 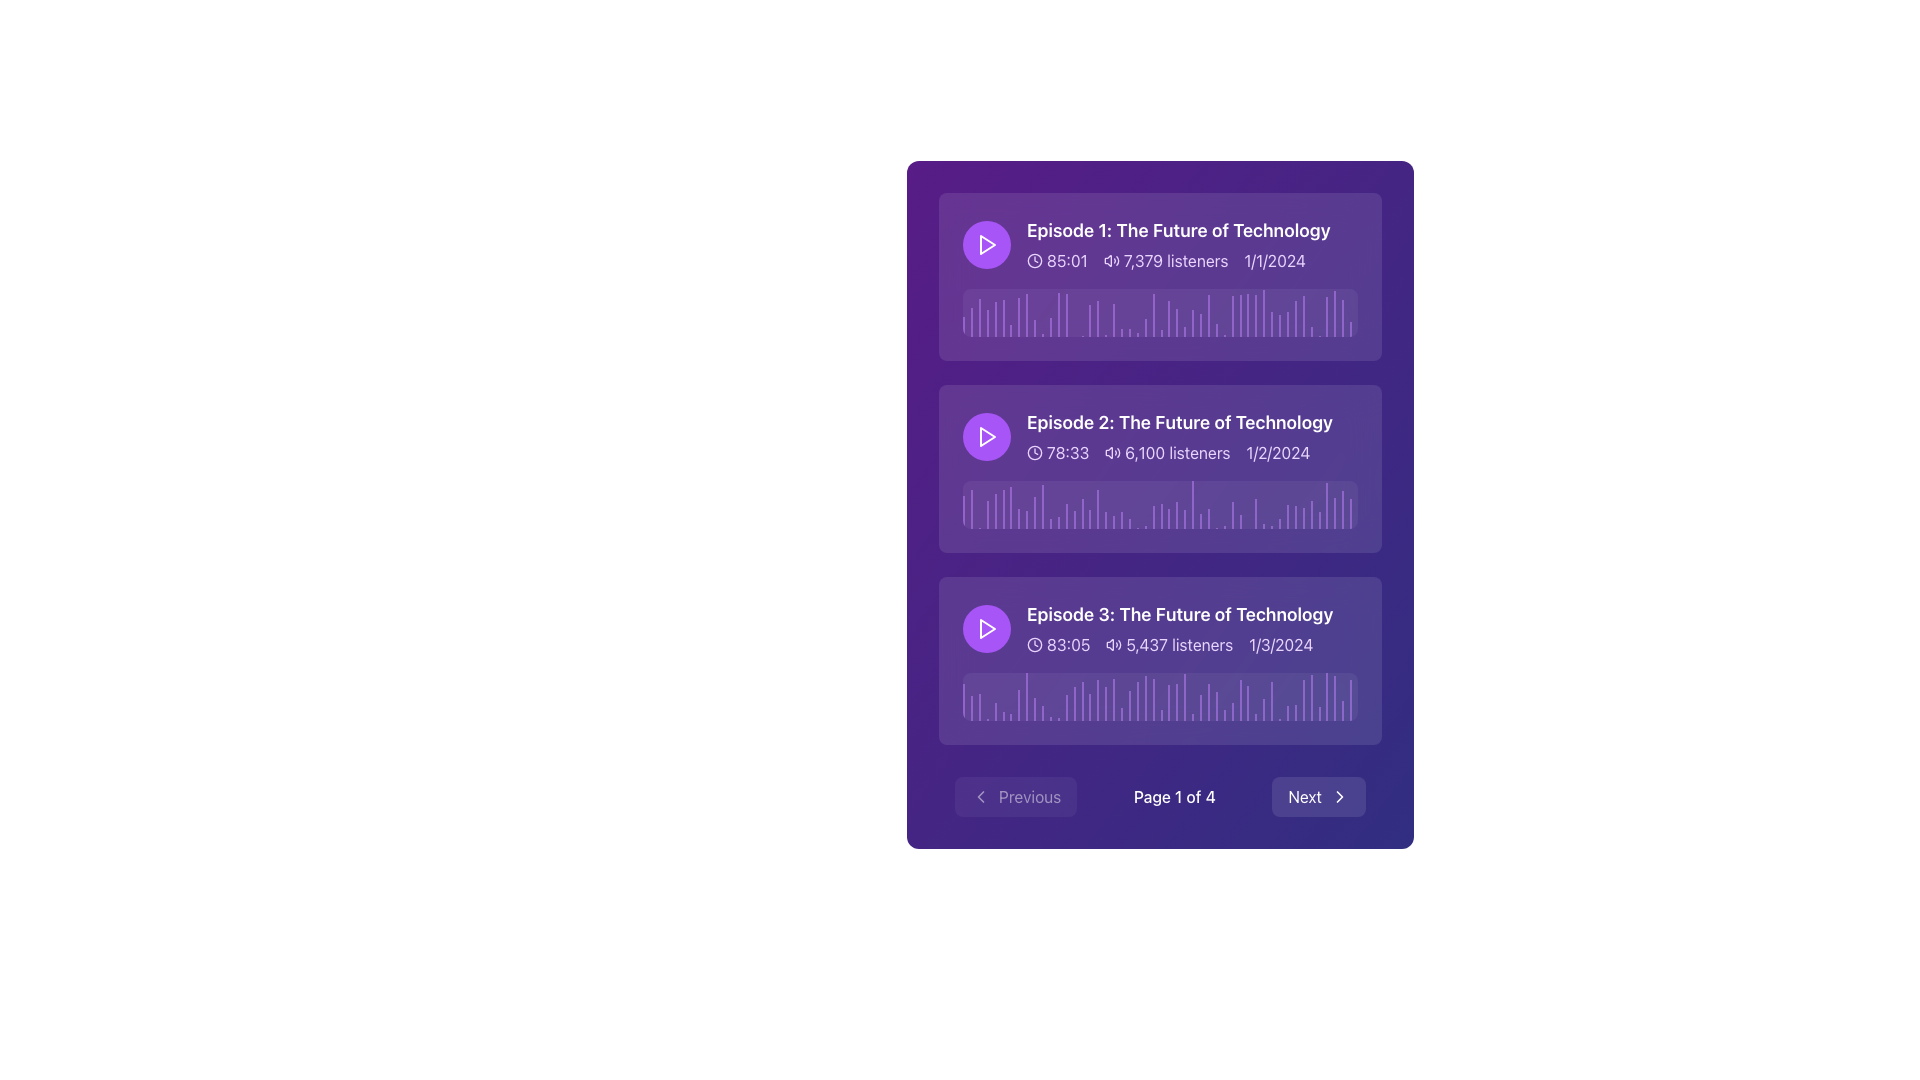 I want to click on the individual vertical bar in the audio waveform representation located under the header 'Episode 1: The Future of Technology', so click(x=1215, y=329).